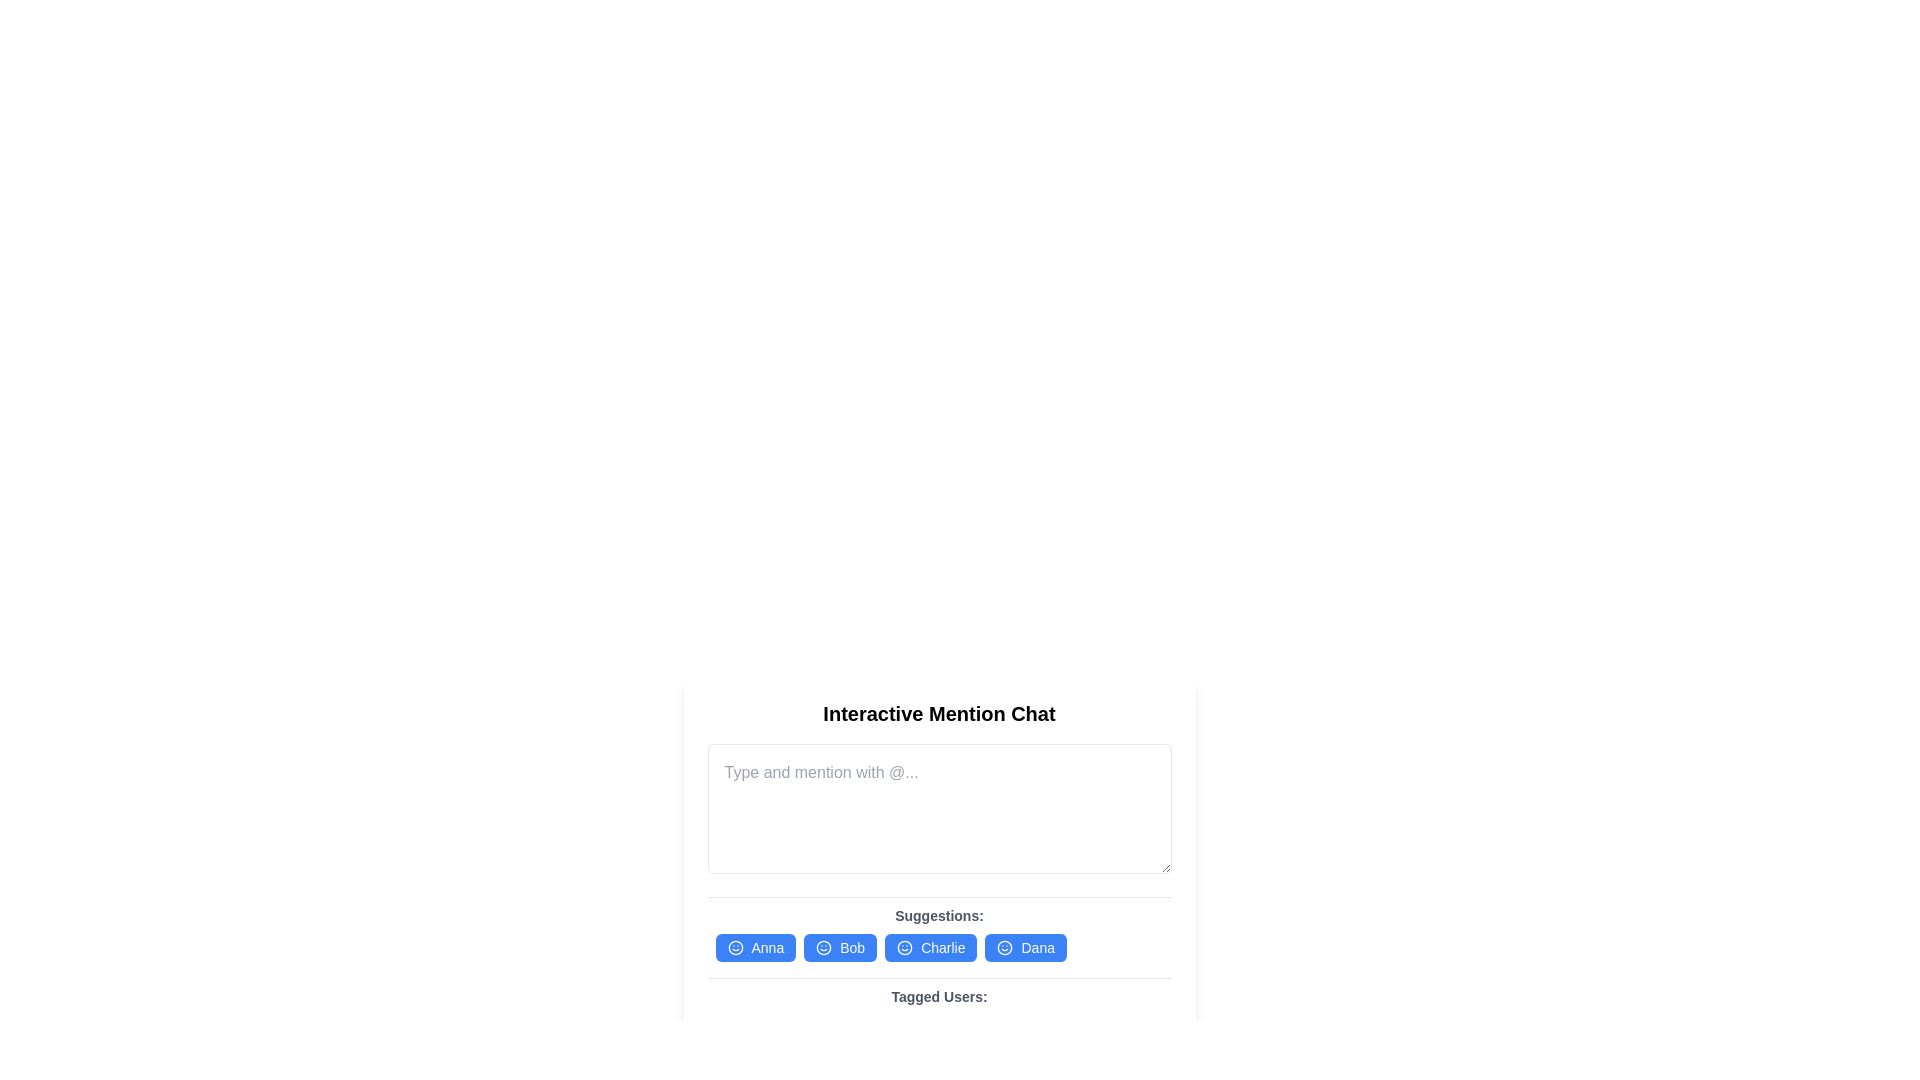 This screenshot has height=1080, width=1920. I want to click on the button labeled 'Bob', which is the second button in the group of suggestion buttons in the 'Suggestions' section below the input box, so click(840, 947).